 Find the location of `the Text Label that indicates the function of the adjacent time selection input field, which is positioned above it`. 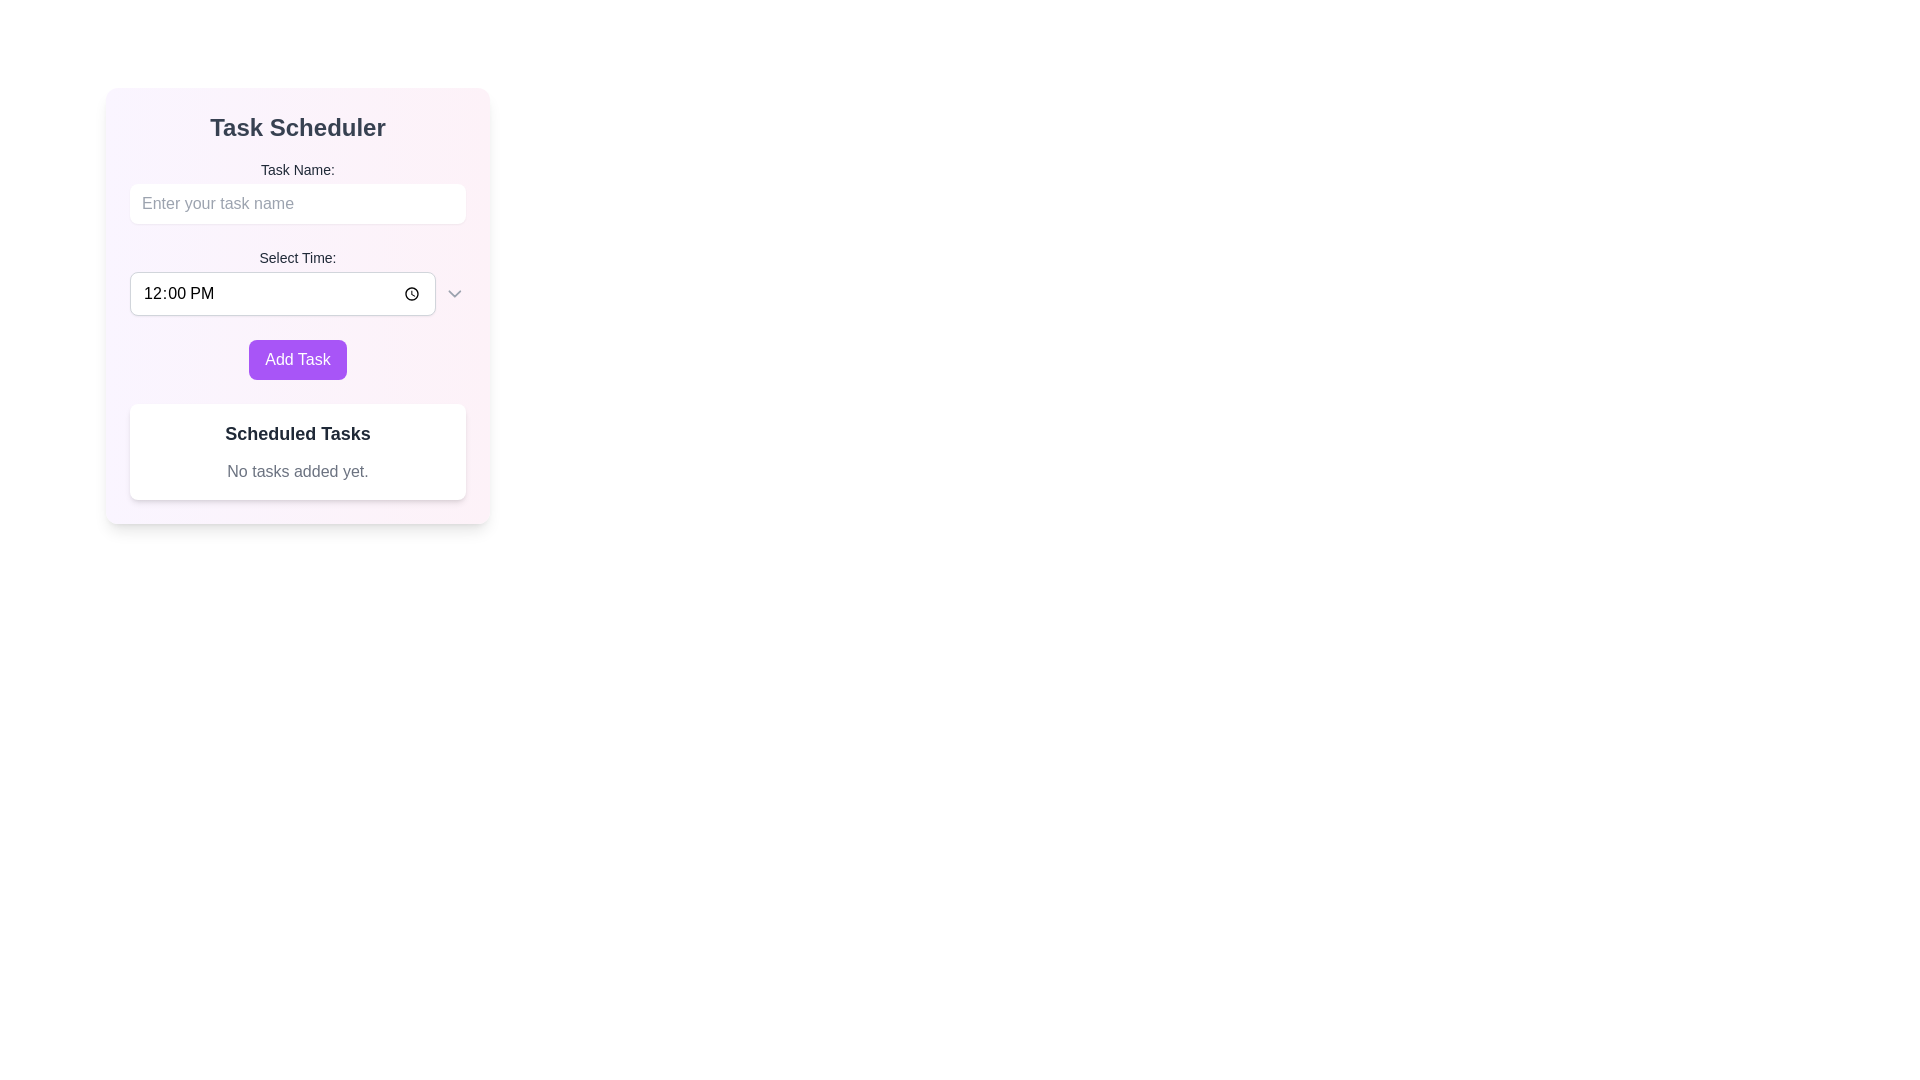

the Text Label that indicates the function of the adjacent time selection input field, which is positioned above it is located at coordinates (296, 257).